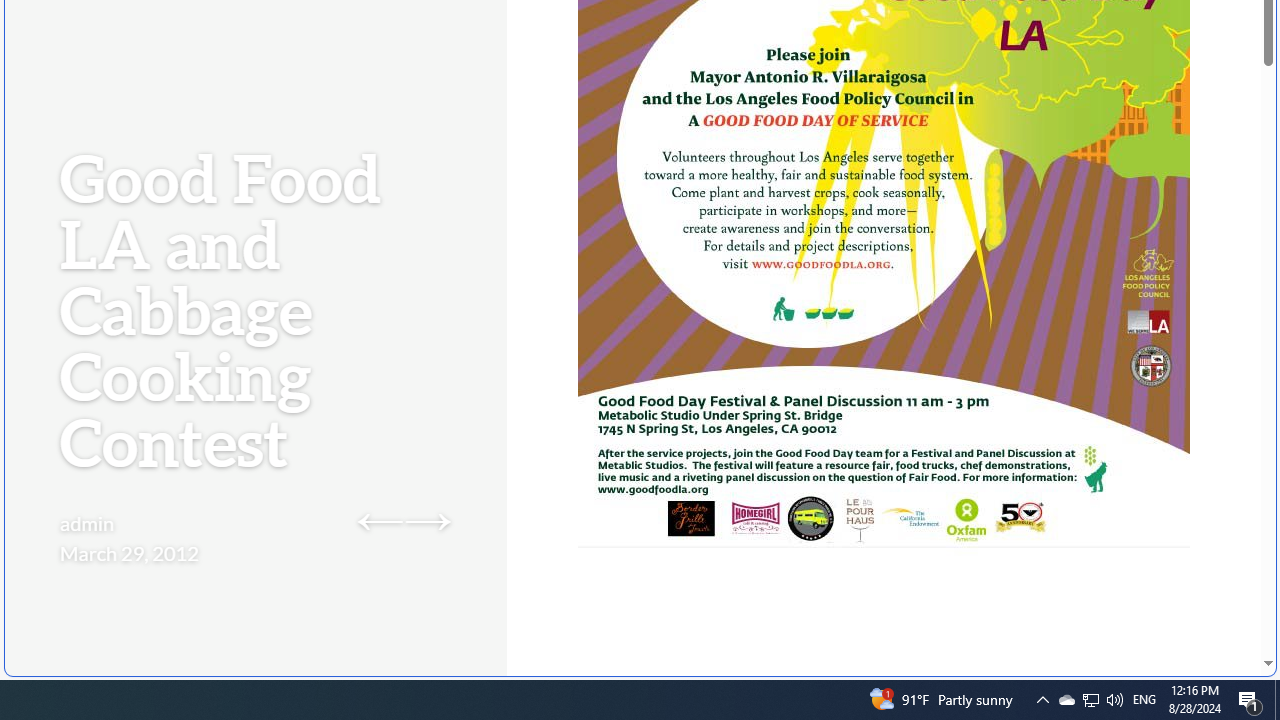 The image size is (1280, 720). What do you see at coordinates (86, 522) in the screenshot?
I see `'admin'` at bounding box center [86, 522].